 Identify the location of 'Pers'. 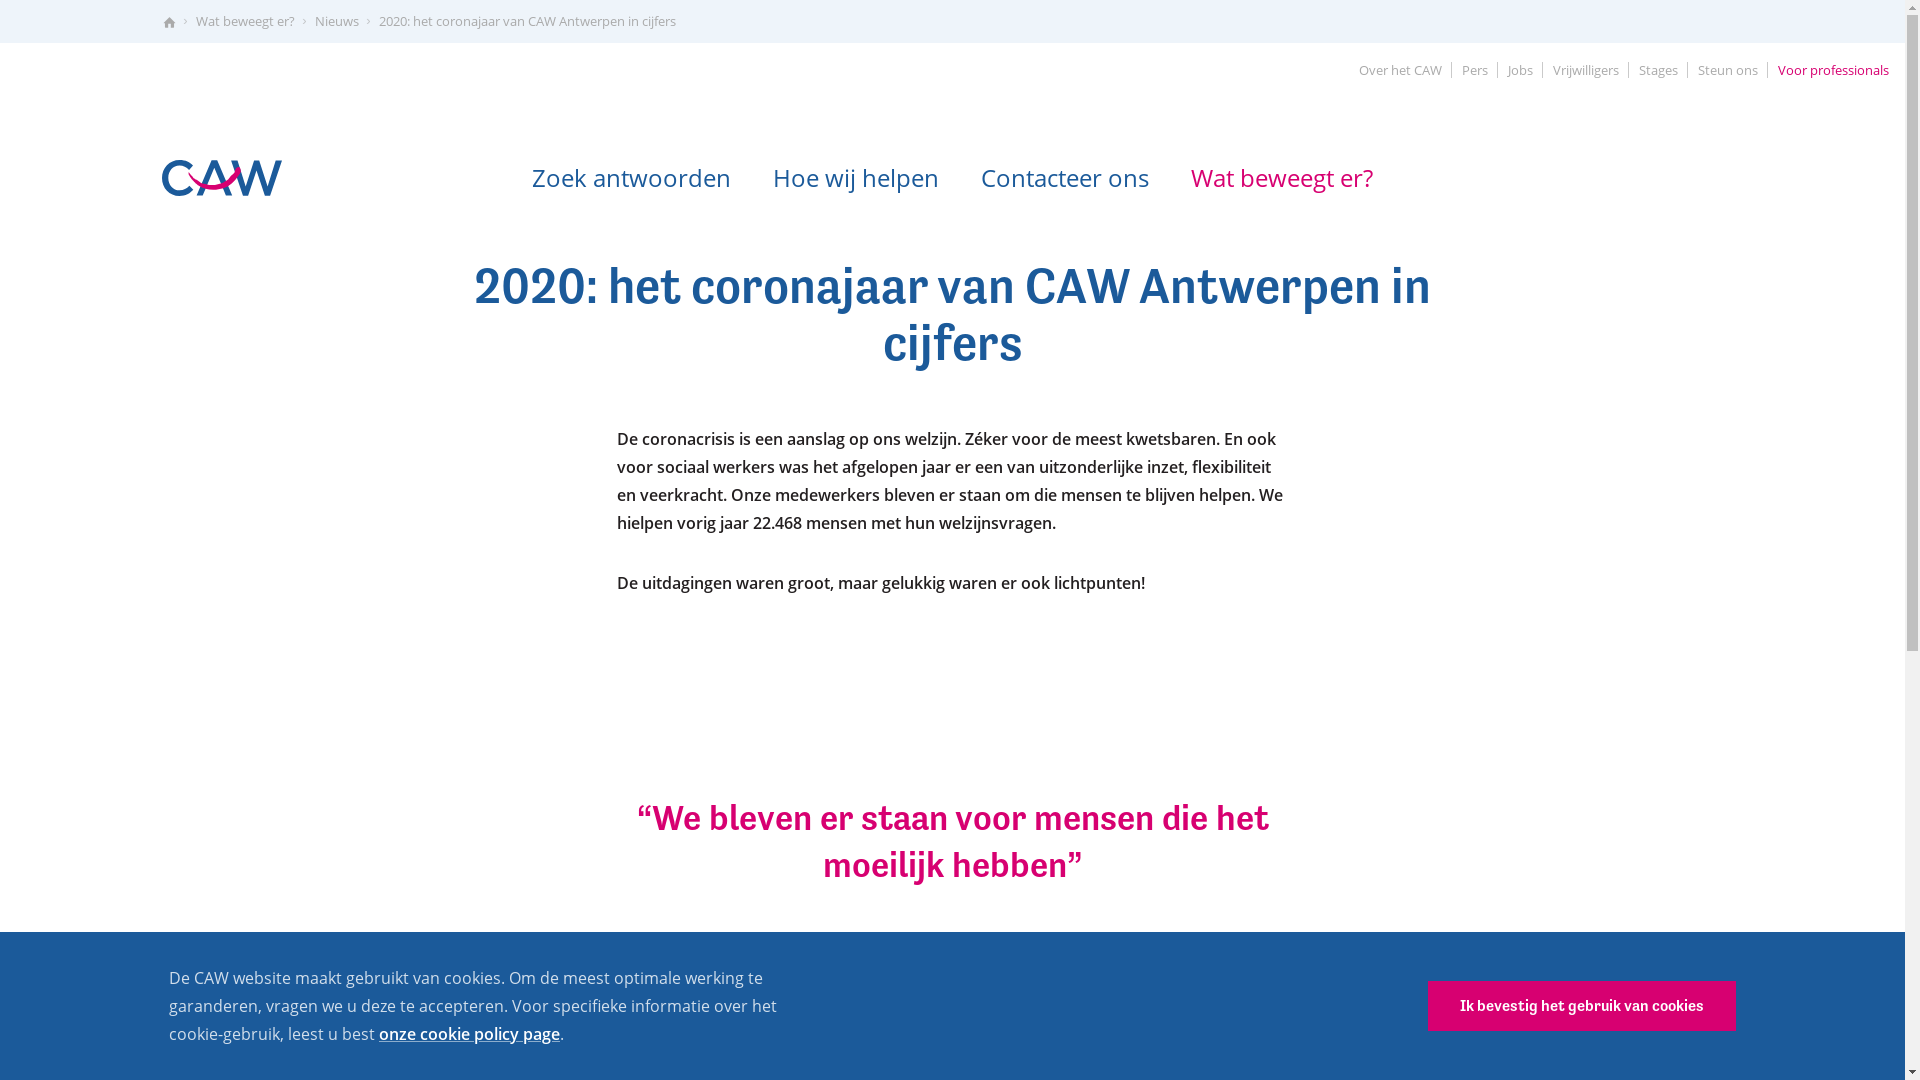
(1451, 69).